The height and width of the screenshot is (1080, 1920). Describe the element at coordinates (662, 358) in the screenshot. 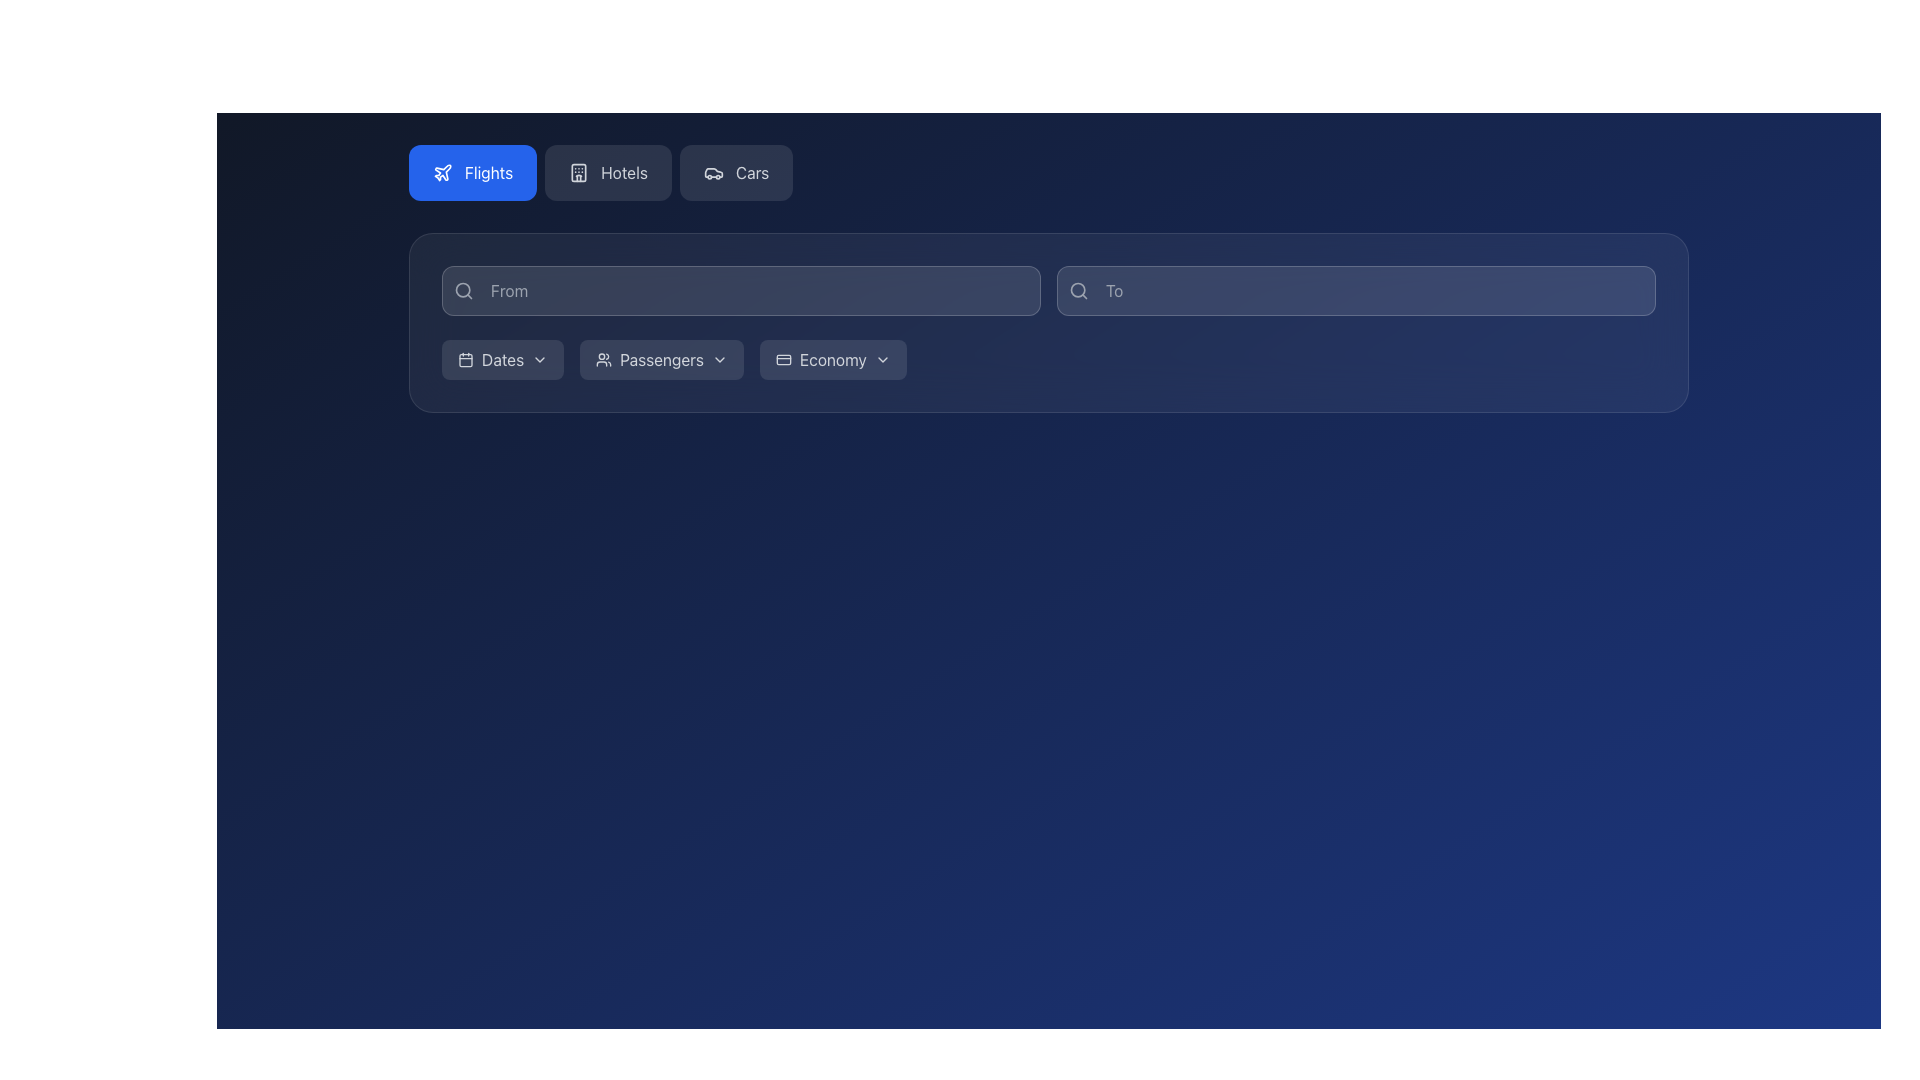

I see `the Dropdown-trigger button located centrally between the 'Dates' button and the 'Economy' button` at that location.